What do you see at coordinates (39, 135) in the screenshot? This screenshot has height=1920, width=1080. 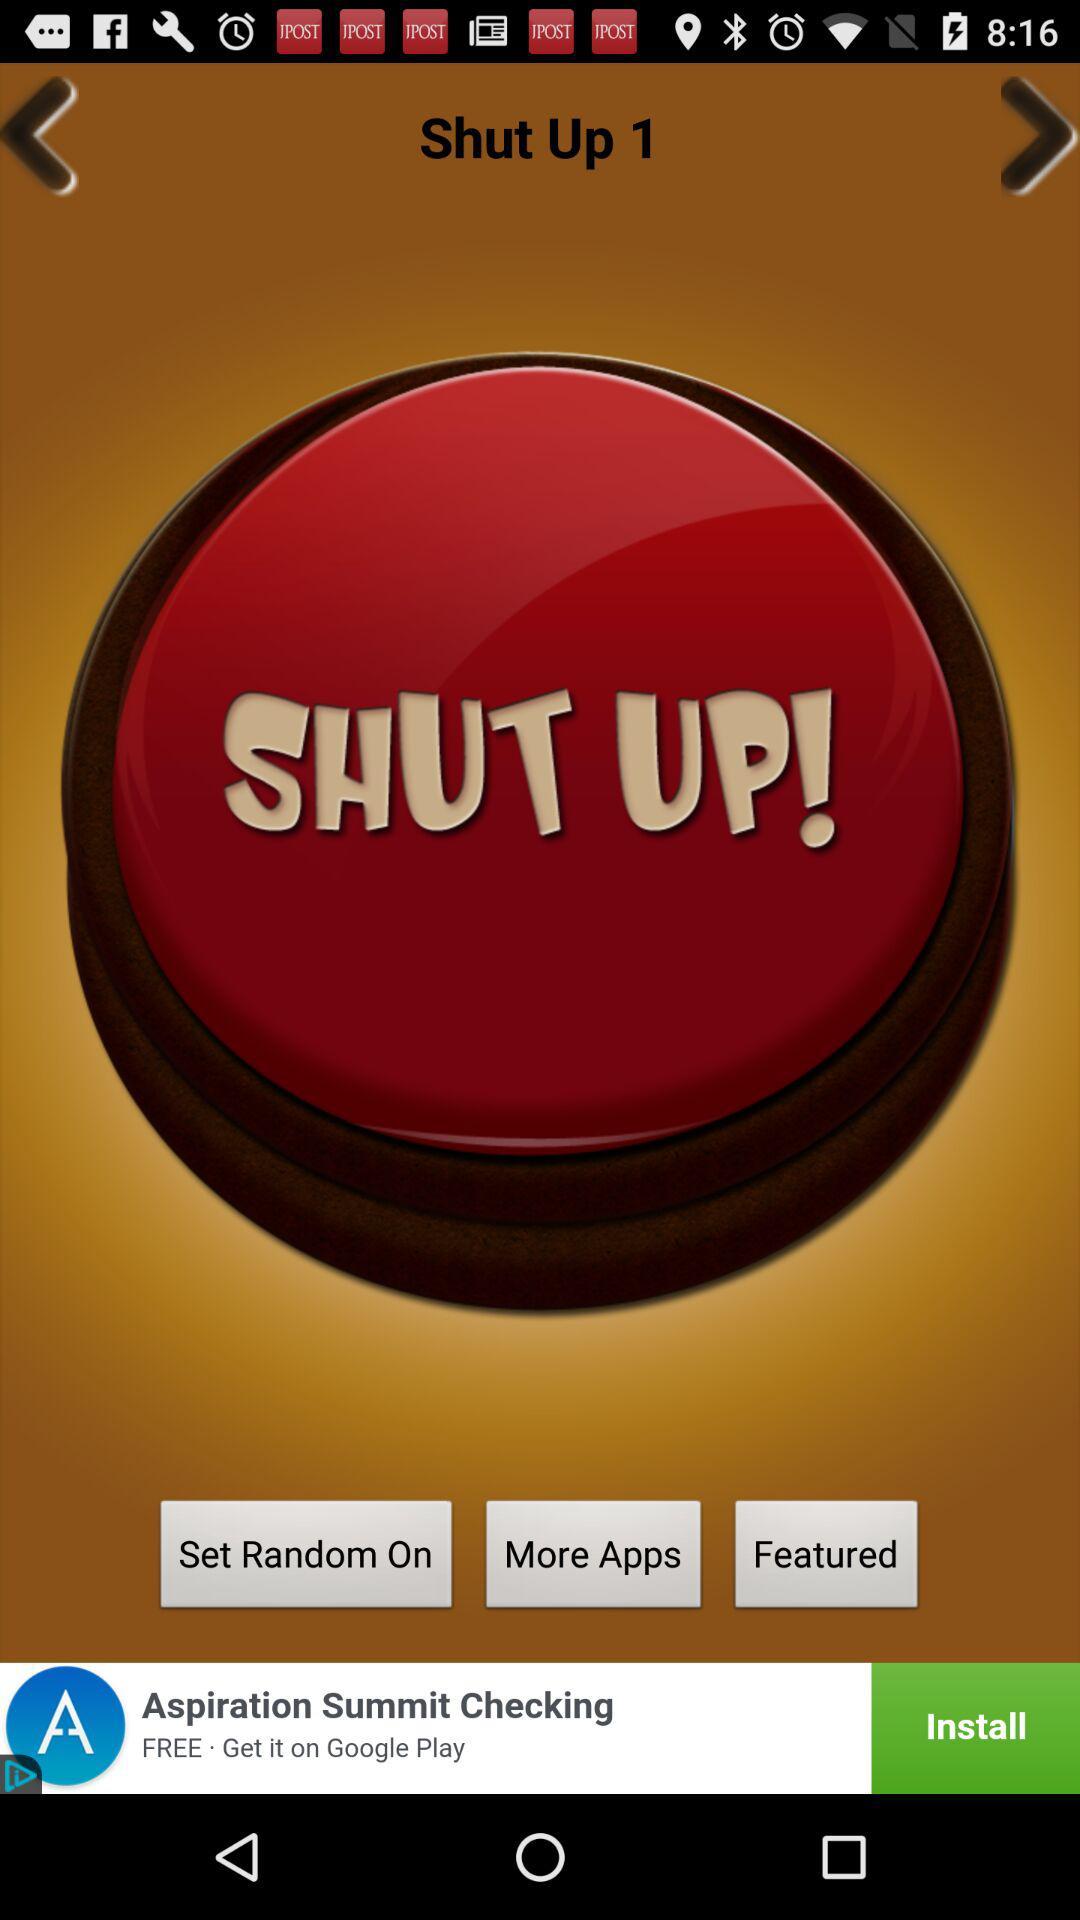 I see `icon at the top left corner` at bounding box center [39, 135].